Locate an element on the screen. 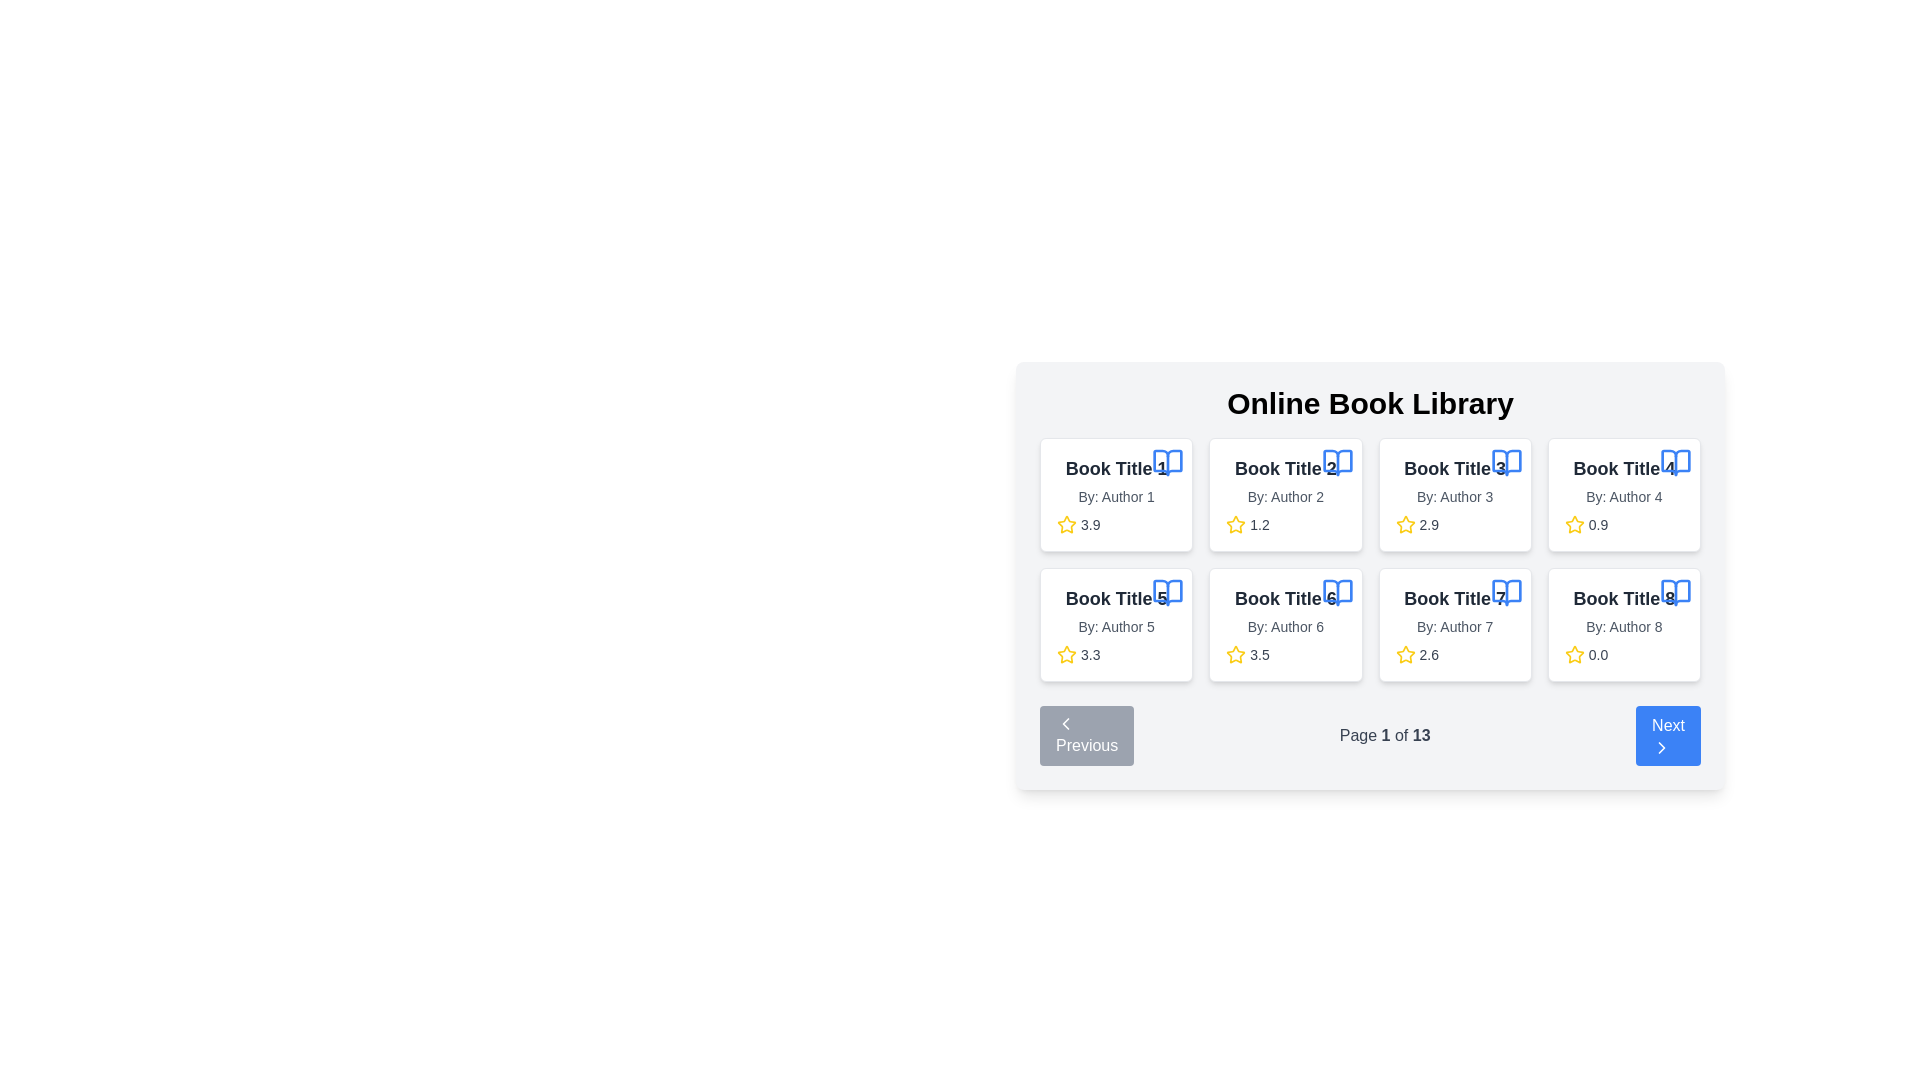 This screenshot has height=1080, width=1920. the static text label that serves as the title of a book in the fourth card of a two-row grid layout, located in the second row and second column is located at coordinates (1624, 469).